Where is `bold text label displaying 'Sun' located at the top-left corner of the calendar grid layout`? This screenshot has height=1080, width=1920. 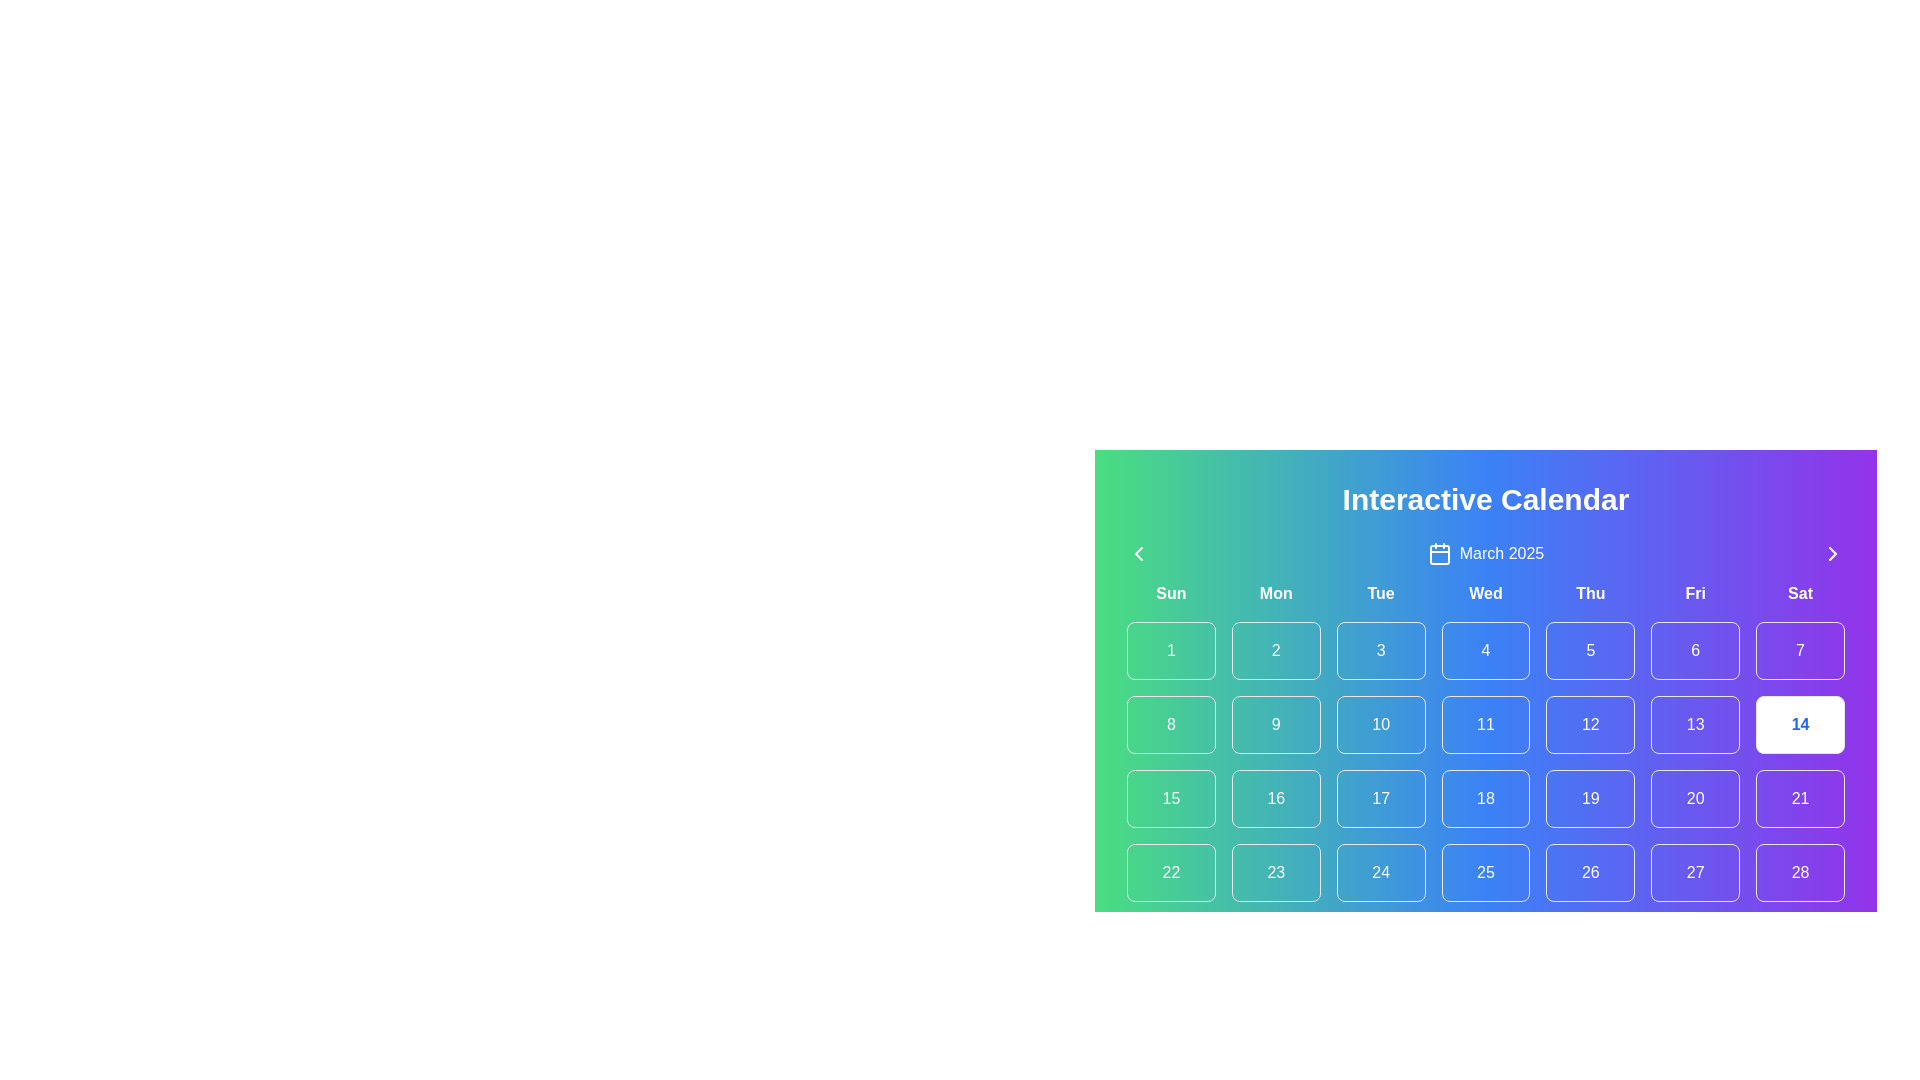
bold text label displaying 'Sun' located at the top-left corner of the calendar grid layout is located at coordinates (1171, 593).